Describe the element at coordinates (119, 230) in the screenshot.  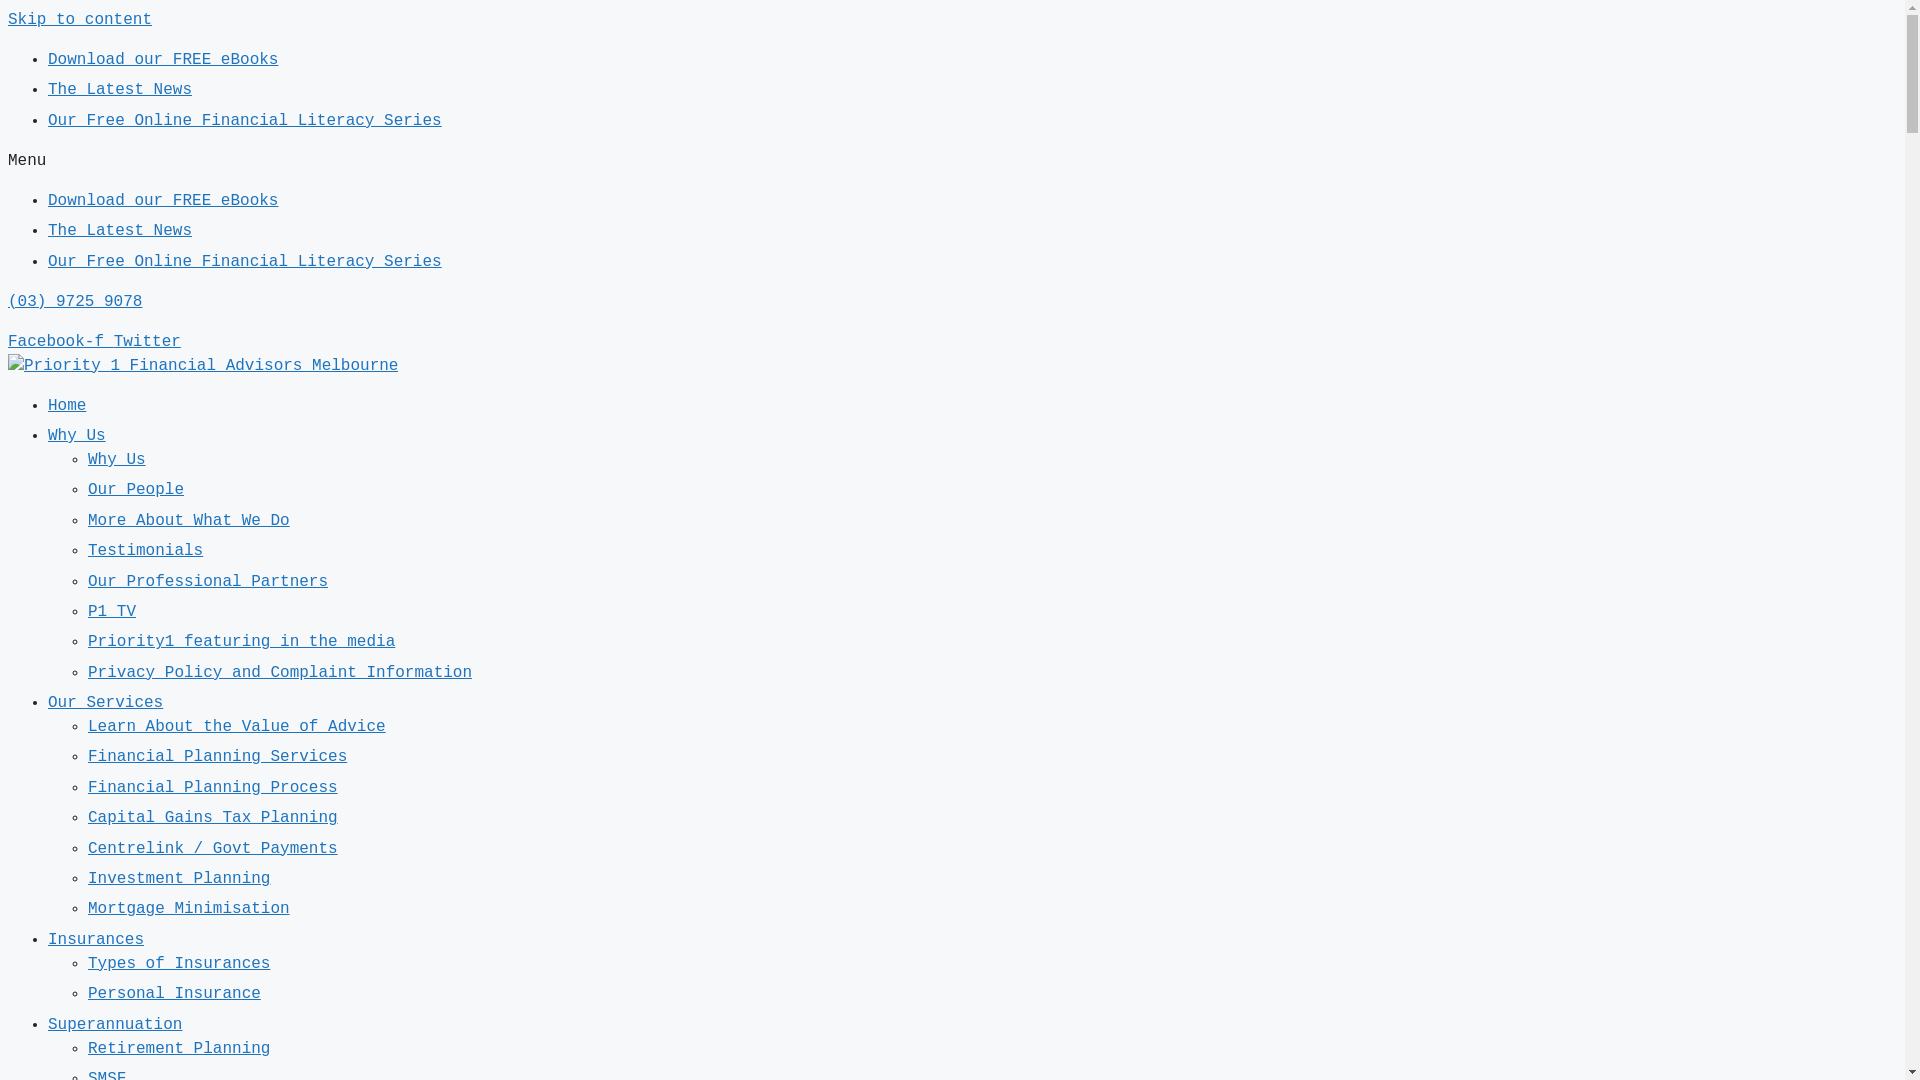
I see `'The Latest News'` at that location.